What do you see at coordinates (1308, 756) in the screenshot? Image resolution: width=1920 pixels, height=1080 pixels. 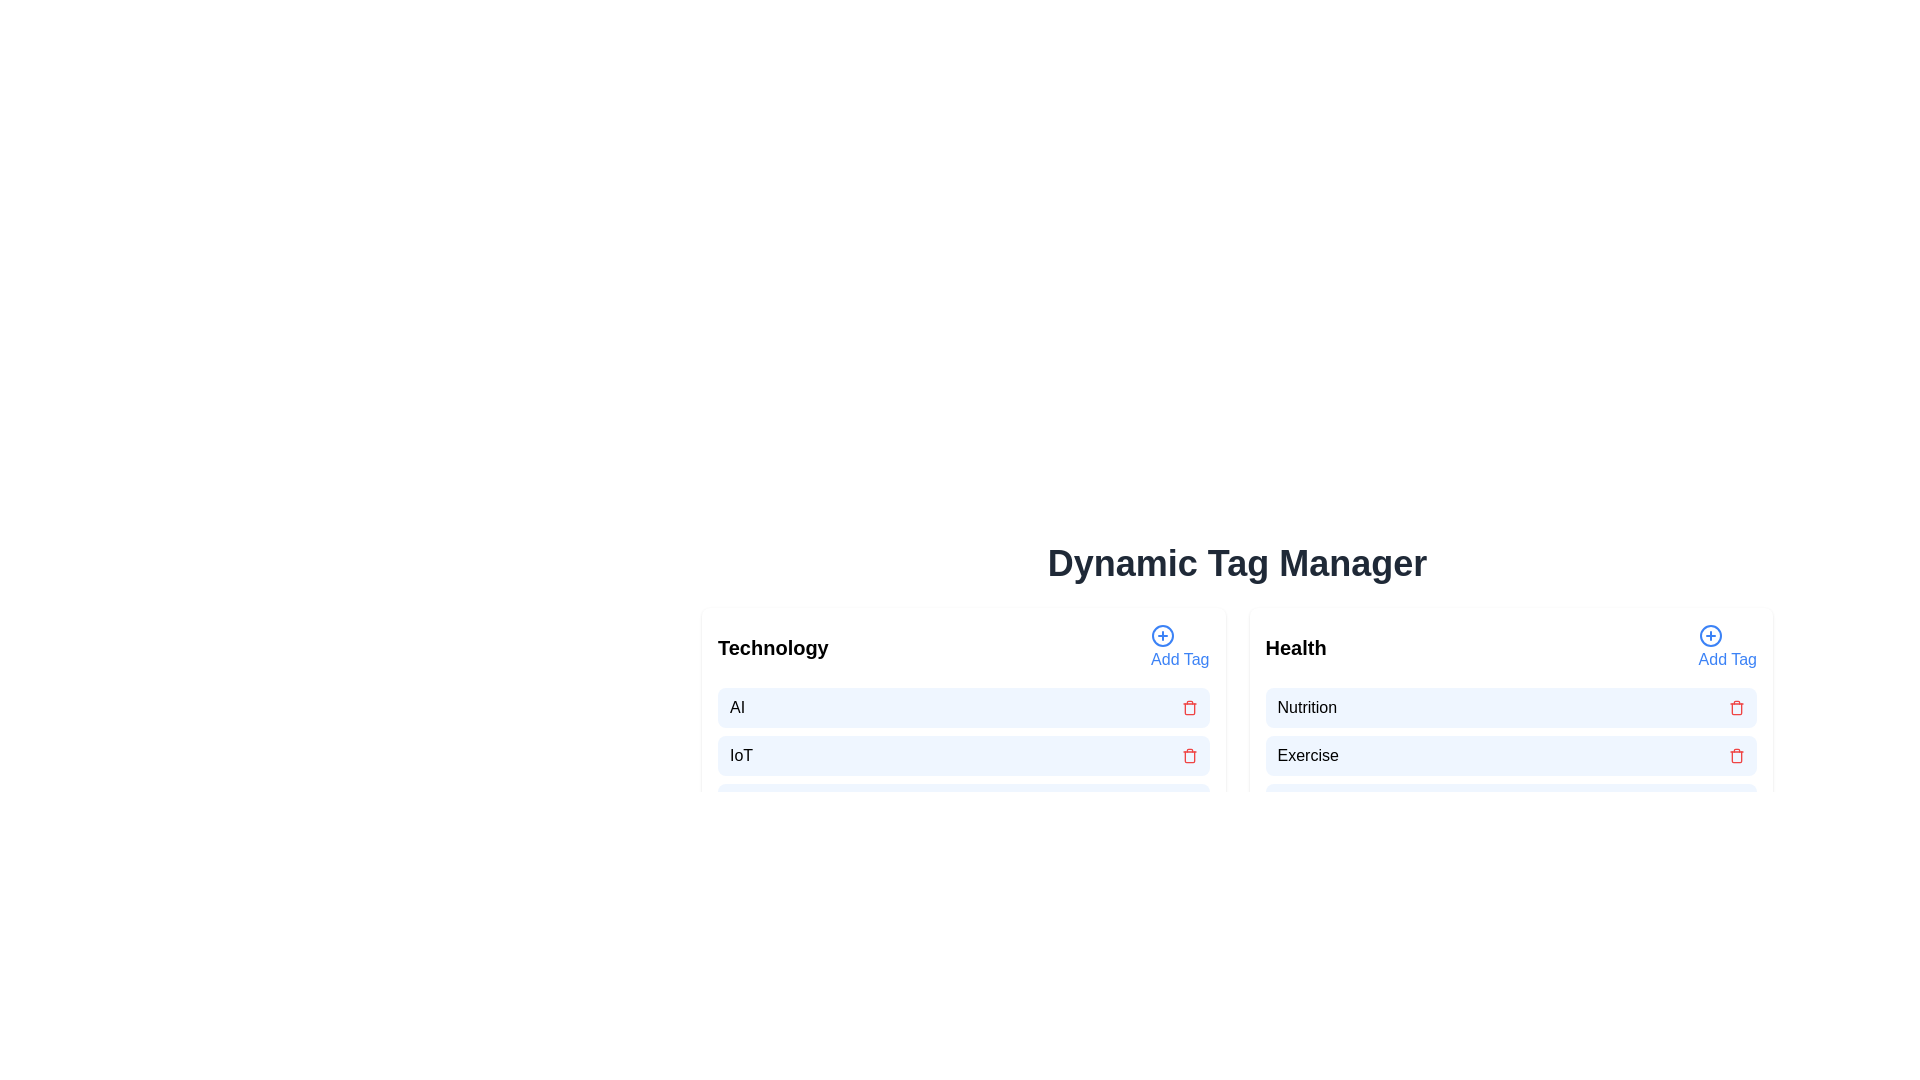 I see `'Exercise' text label located in the 'Health' section, directly below the 'Nutrition' item, by clicking on its center point` at bounding box center [1308, 756].